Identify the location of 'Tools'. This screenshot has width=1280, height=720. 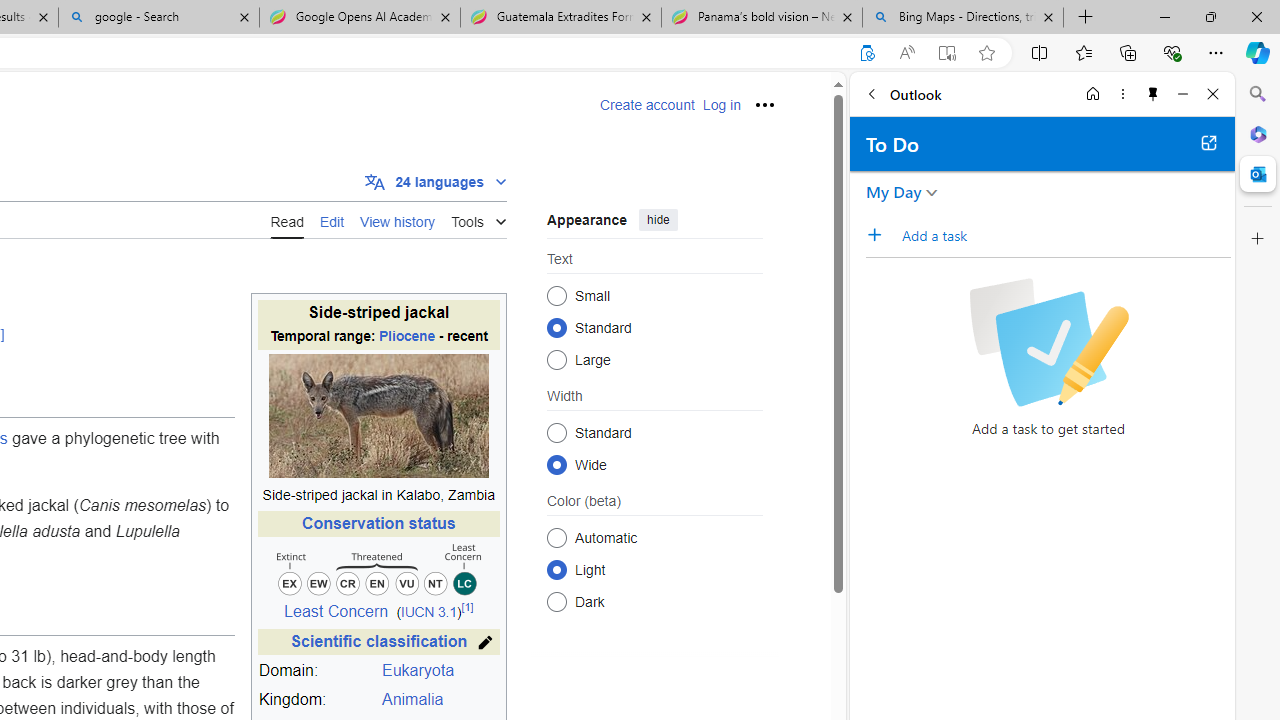
(477, 218).